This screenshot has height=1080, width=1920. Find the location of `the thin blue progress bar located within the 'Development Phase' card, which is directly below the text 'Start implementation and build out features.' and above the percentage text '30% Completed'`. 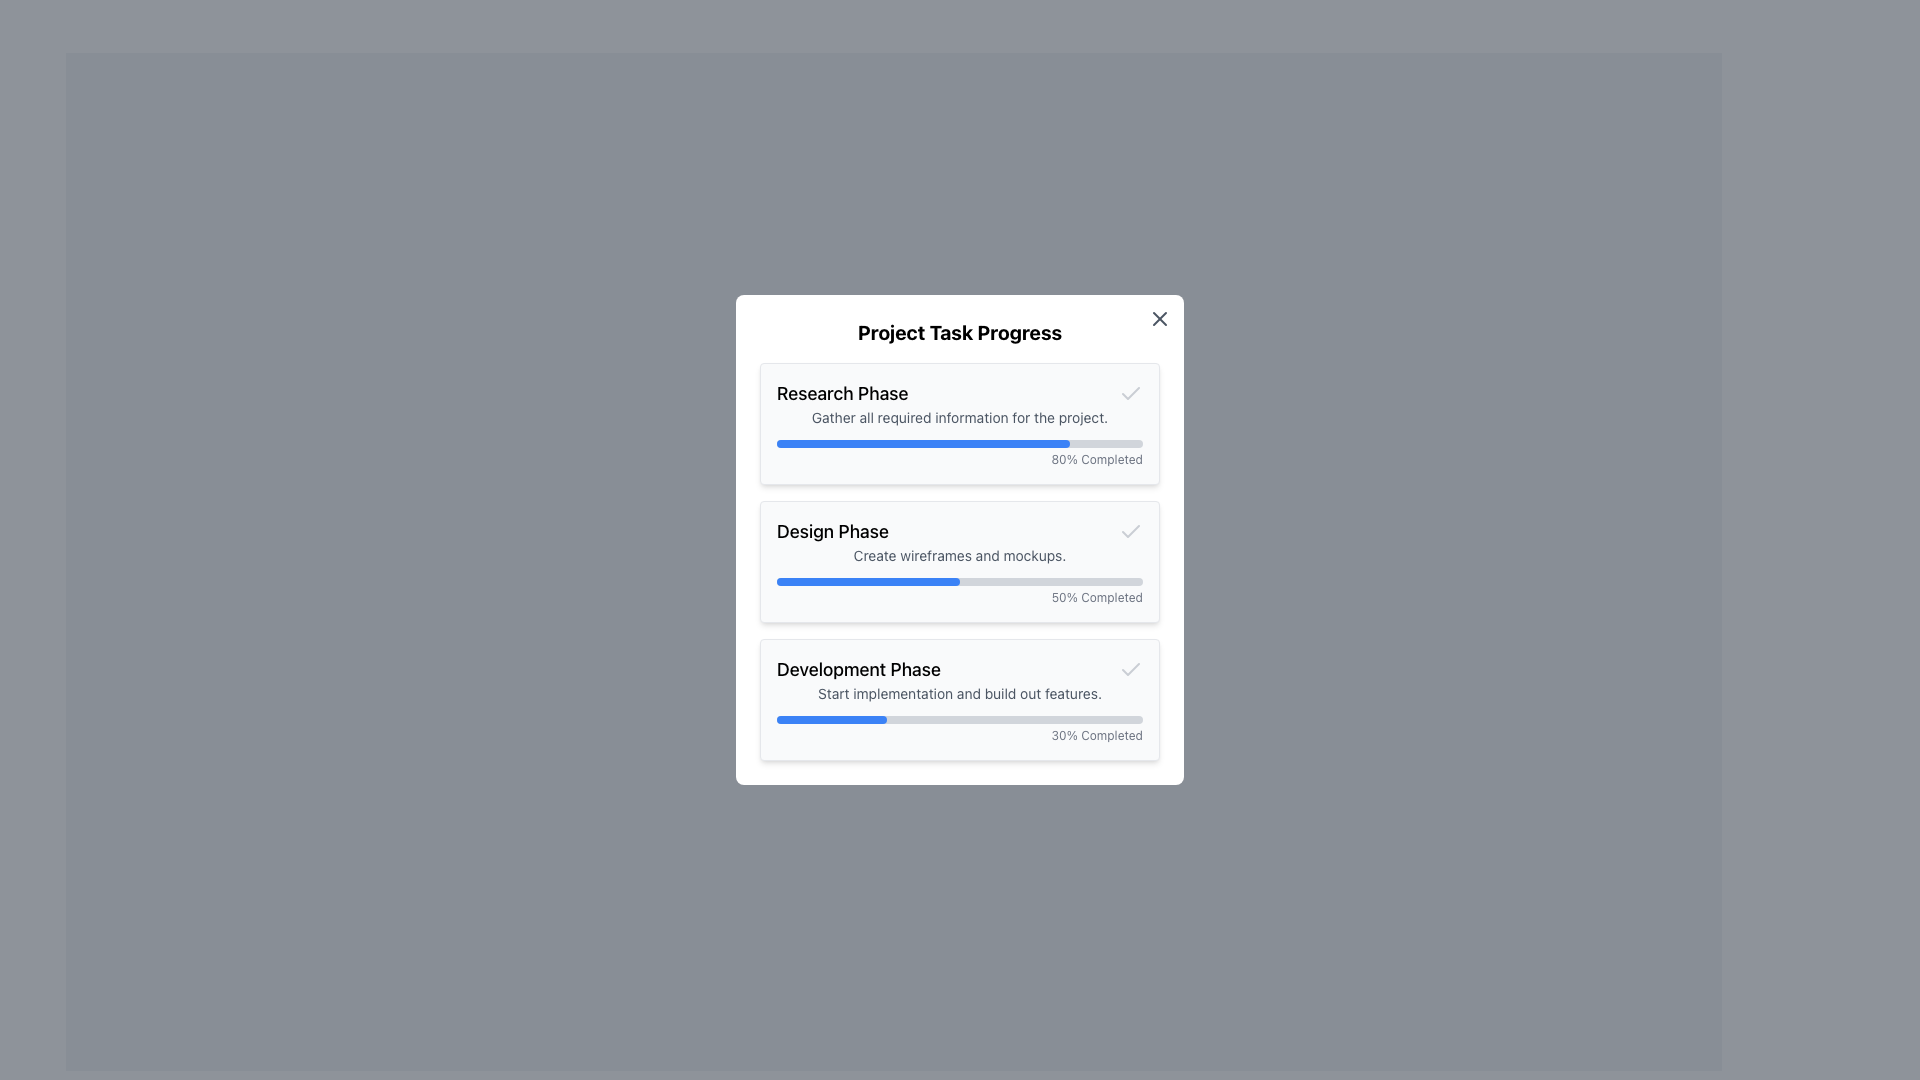

the thin blue progress bar located within the 'Development Phase' card, which is directly below the text 'Start implementation and build out features.' and above the percentage text '30% Completed' is located at coordinates (960, 720).